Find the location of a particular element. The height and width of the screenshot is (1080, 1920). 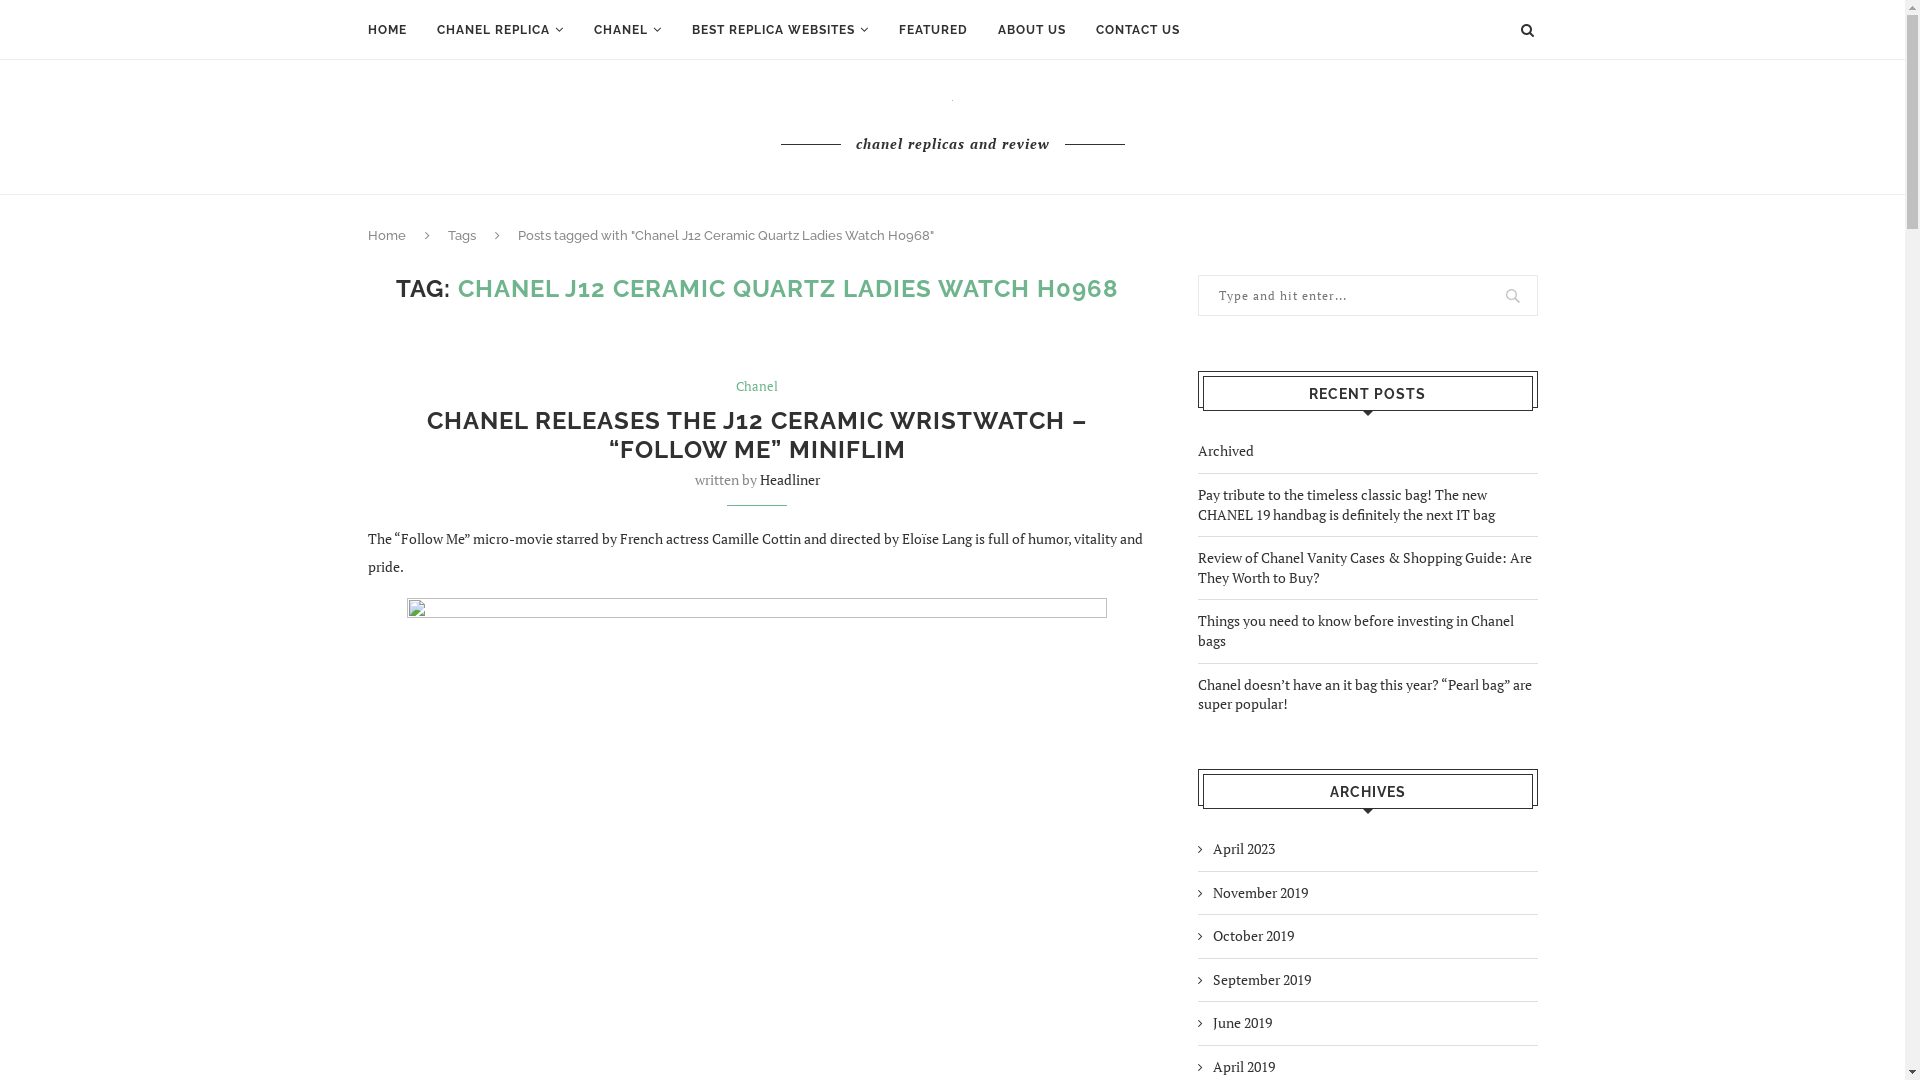

'ABOUT US' is located at coordinates (1032, 30).